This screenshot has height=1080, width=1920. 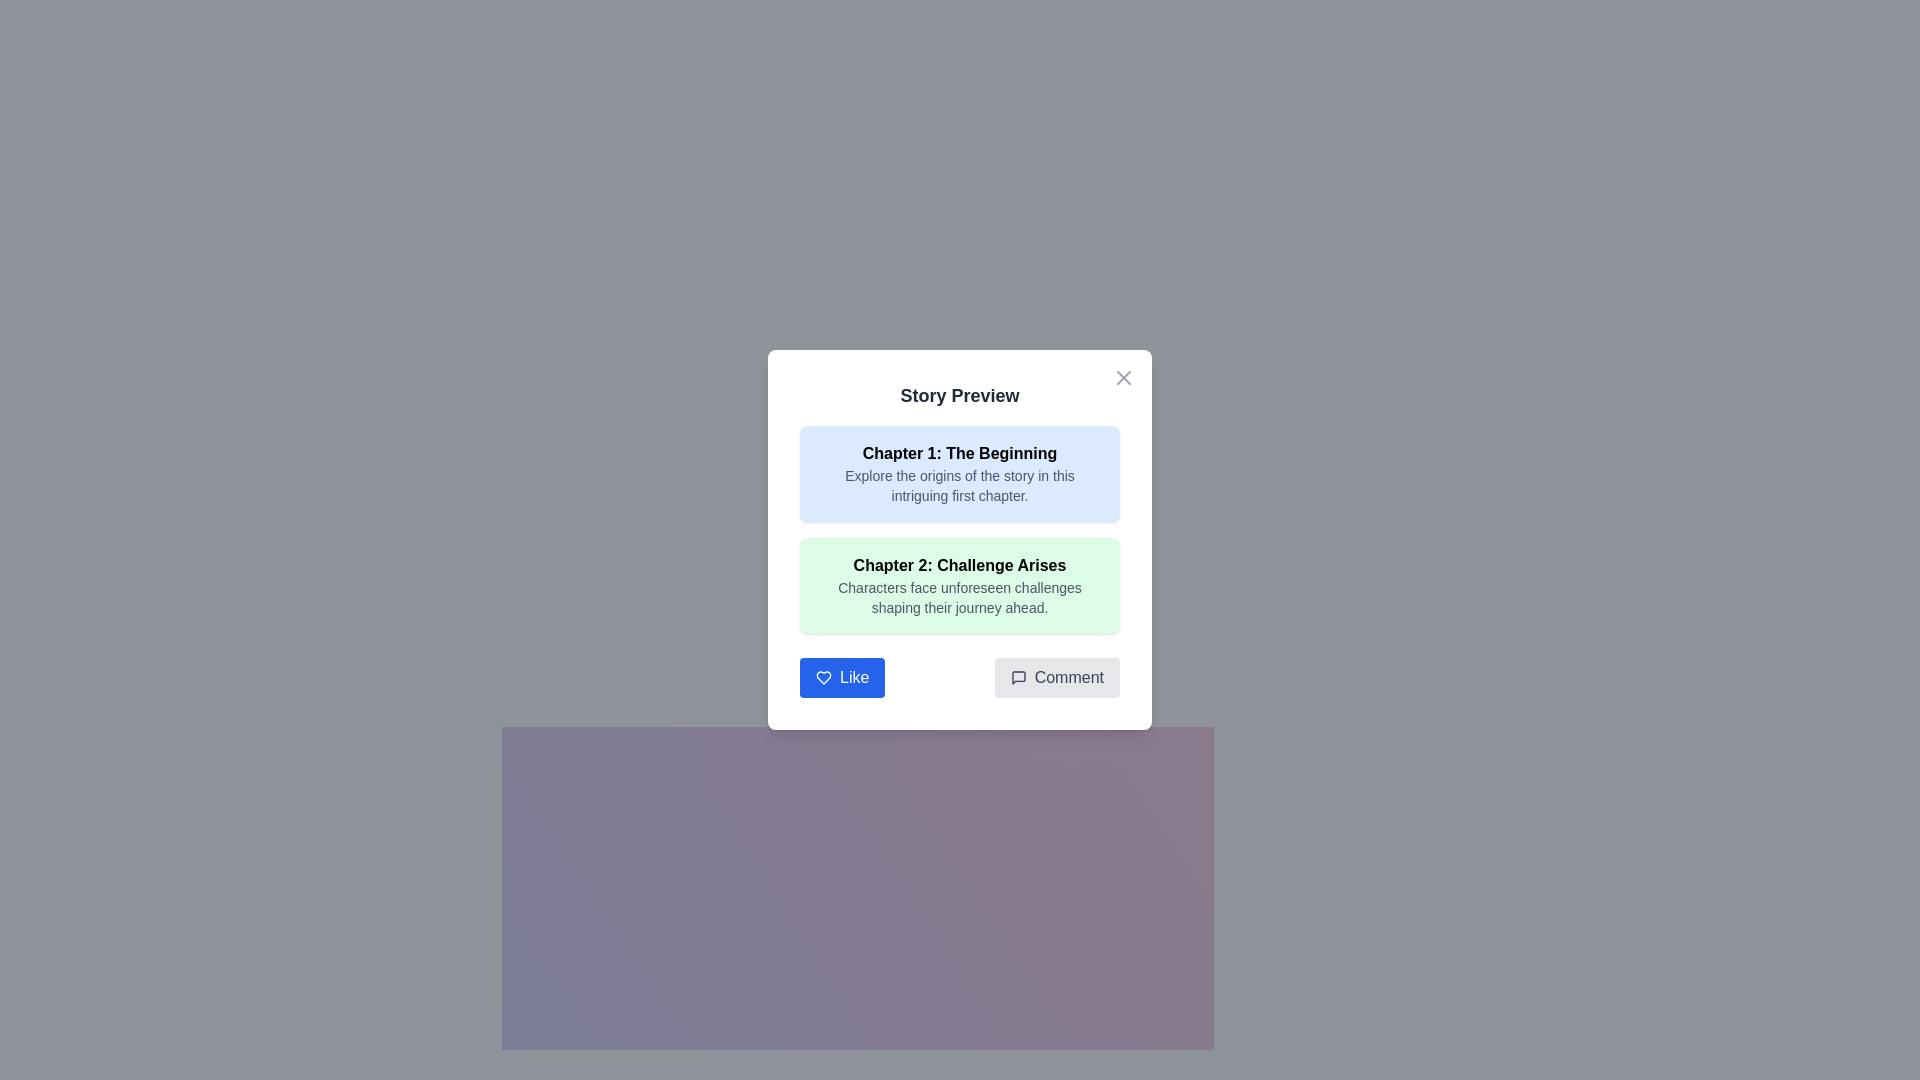 What do you see at coordinates (854, 677) in the screenshot?
I see `the 'Like' text label within the button in the 'Story Preview' pop-up interface` at bounding box center [854, 677].